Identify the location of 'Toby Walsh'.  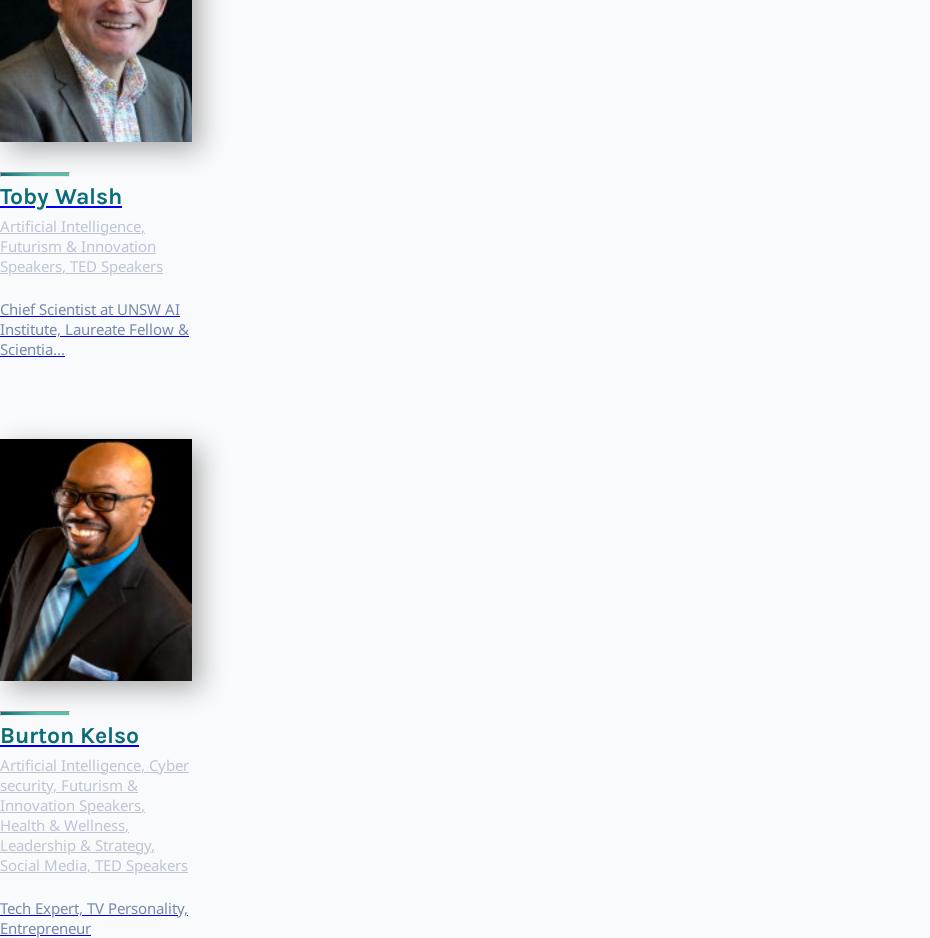
(60, 194).